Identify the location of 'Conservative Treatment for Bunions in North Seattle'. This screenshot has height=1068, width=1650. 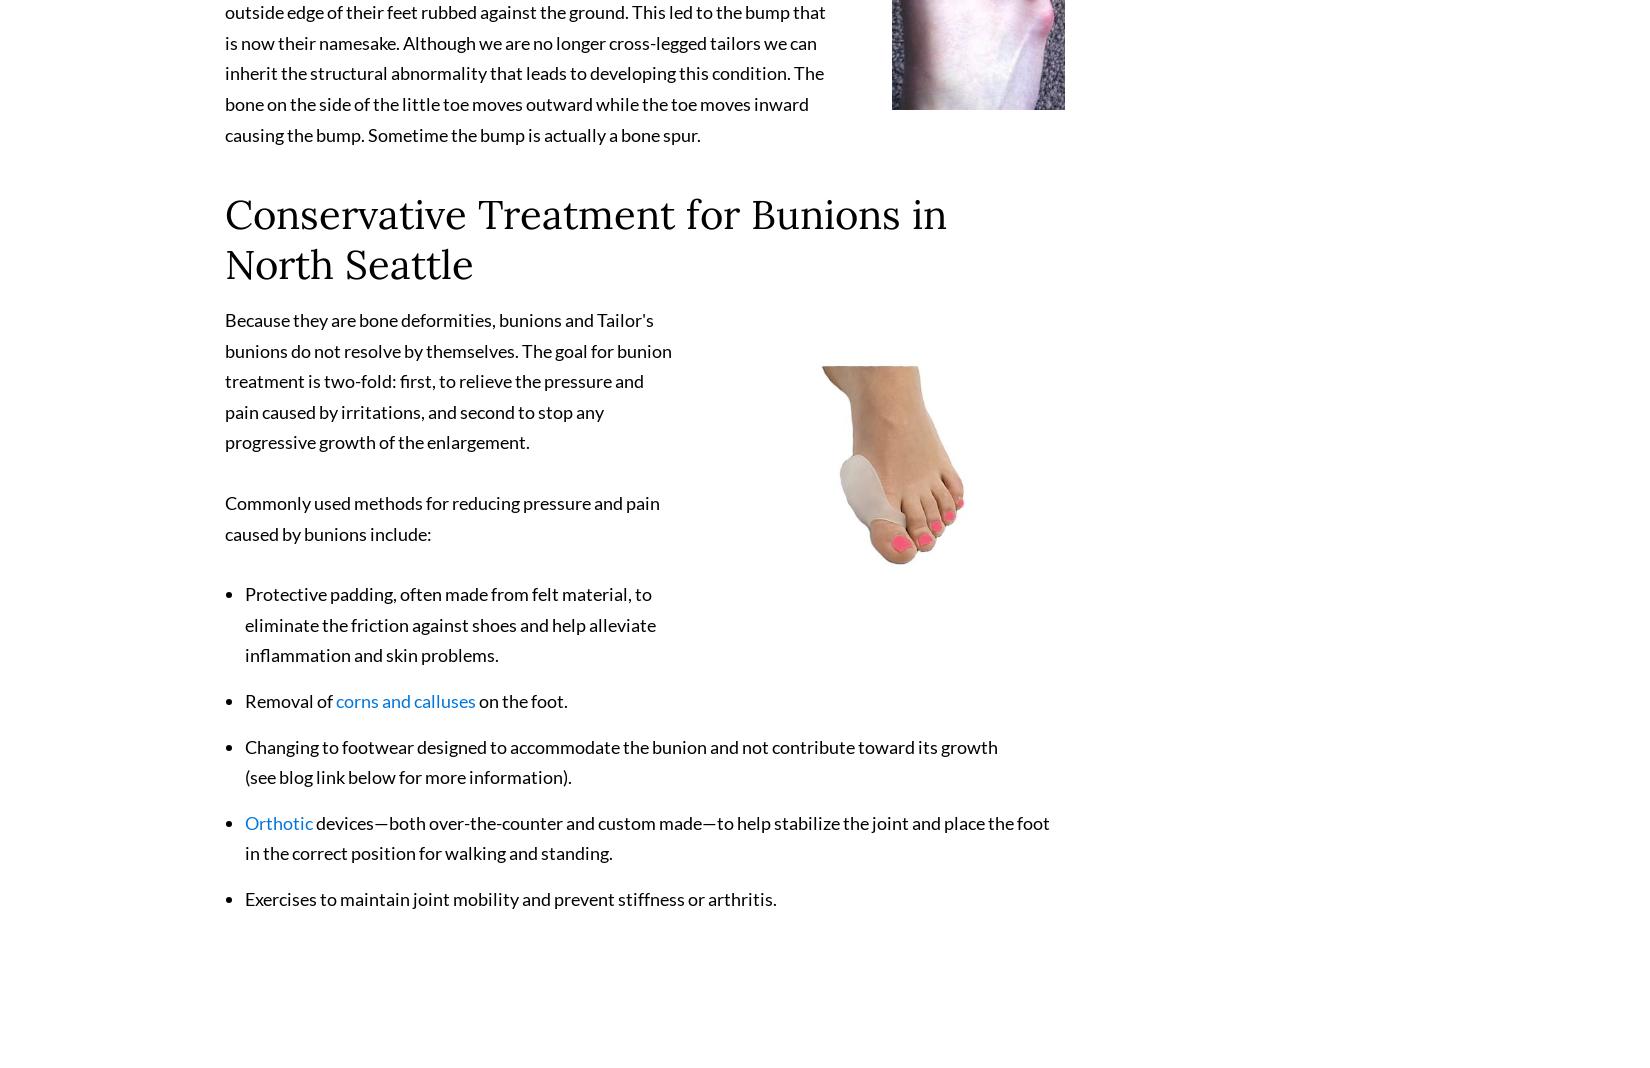
(585, 248).